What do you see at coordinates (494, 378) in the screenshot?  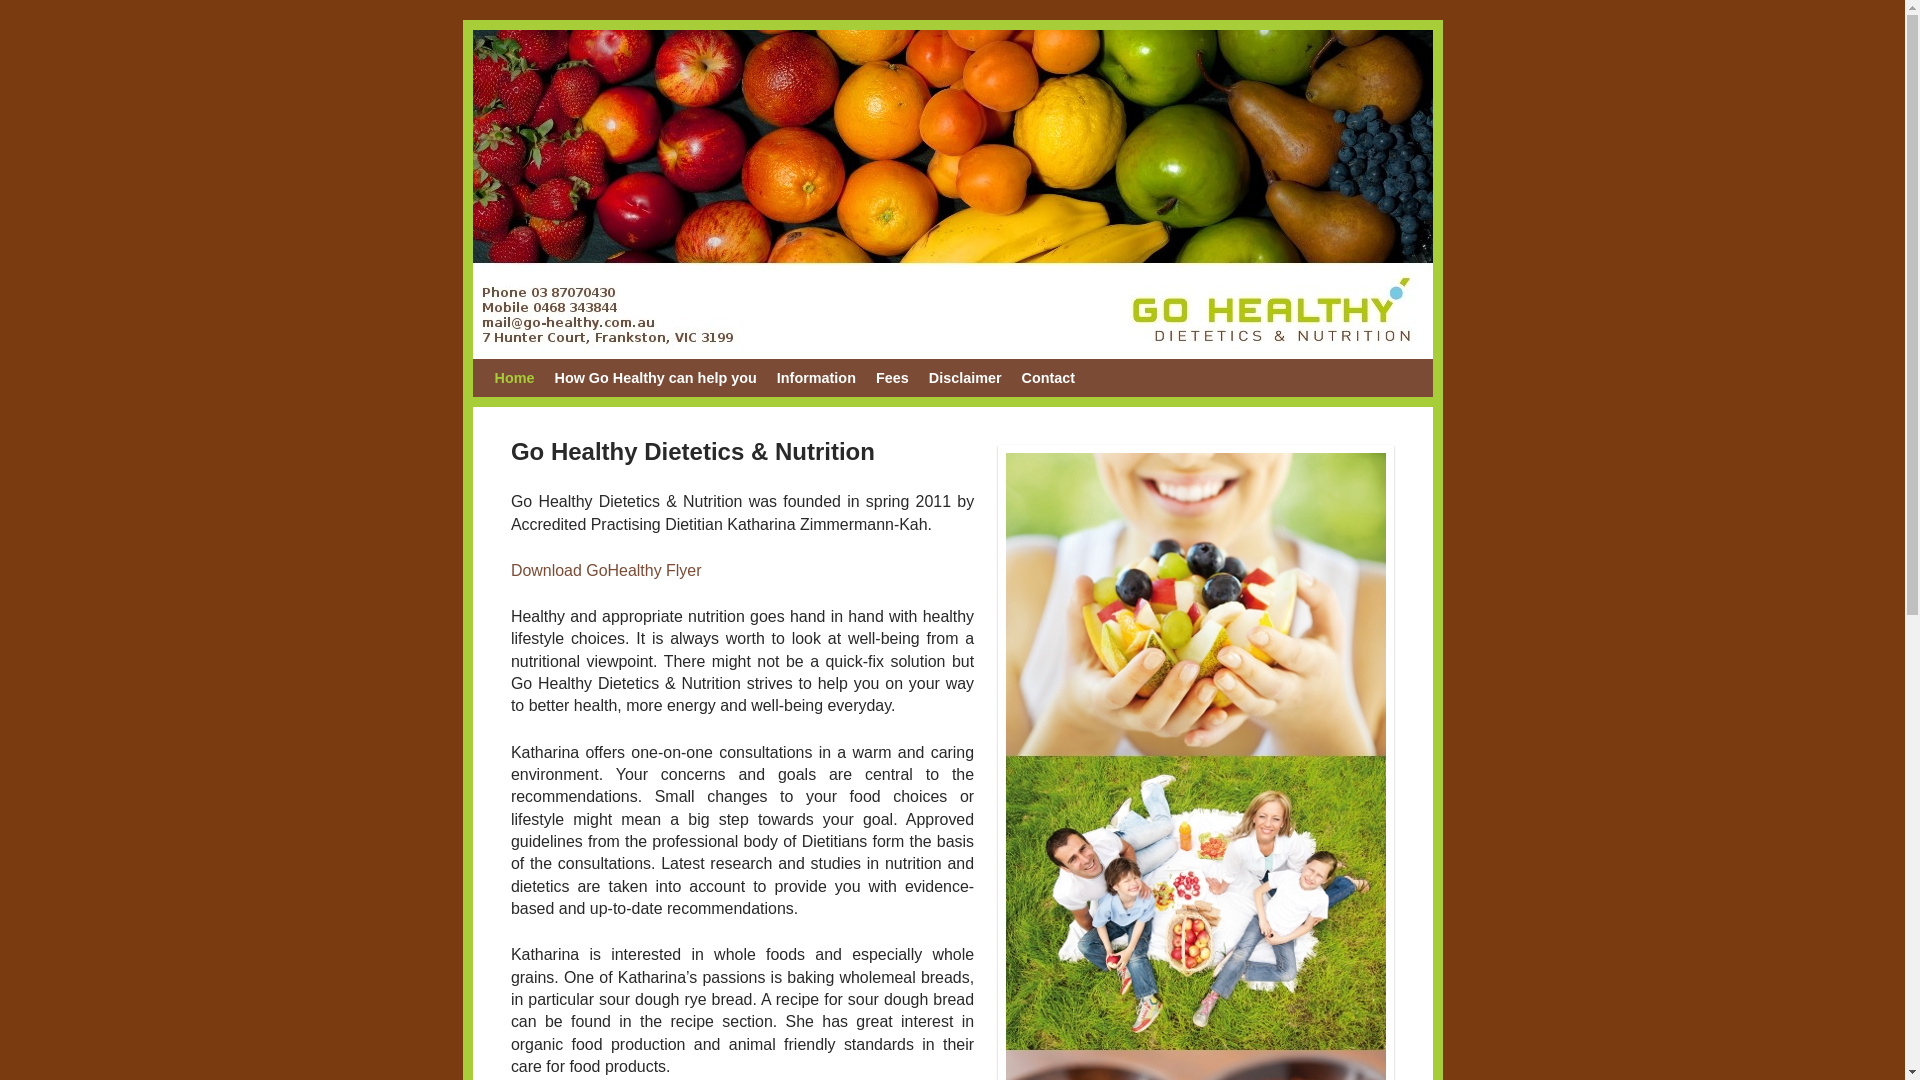 I see `'Skip to secondary content'` at bounding box center [494, 378].